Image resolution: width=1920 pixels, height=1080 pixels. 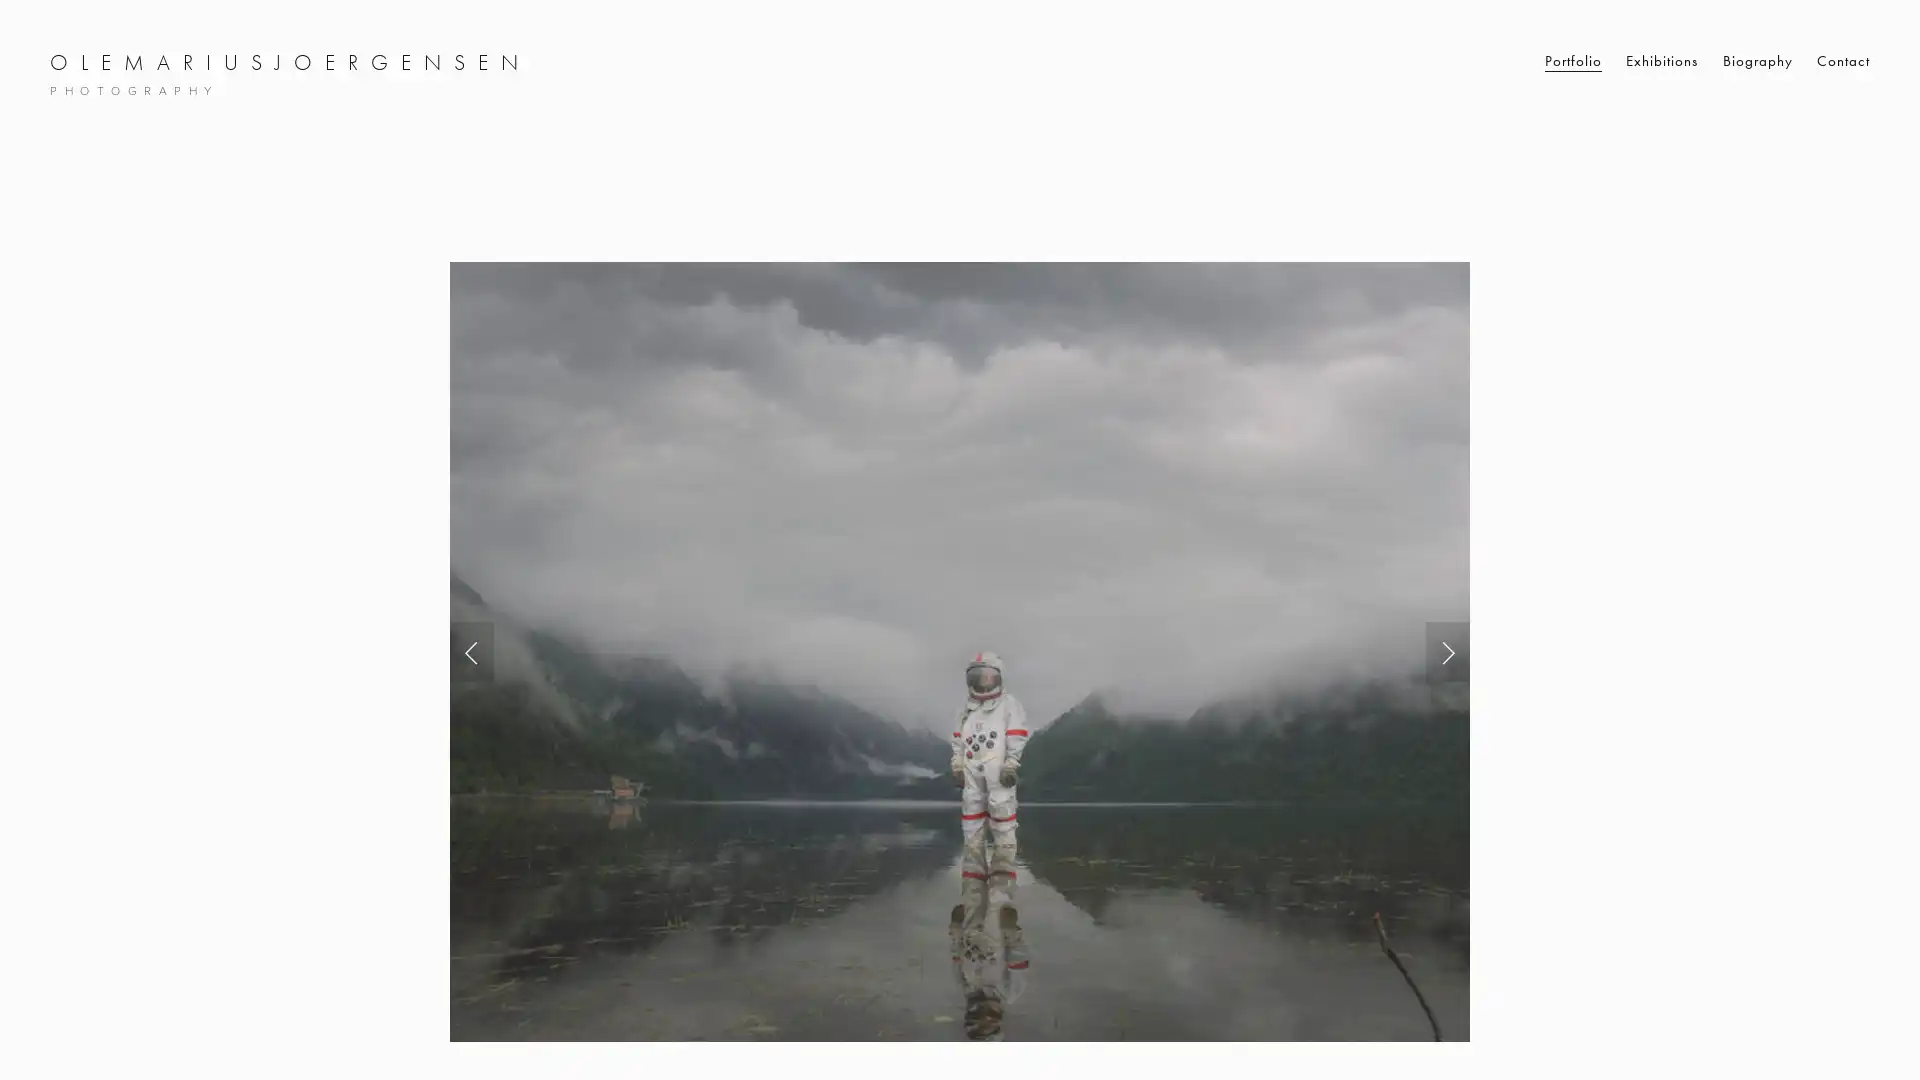 I want to click on Previous Slide, so click(x=470, y=651).